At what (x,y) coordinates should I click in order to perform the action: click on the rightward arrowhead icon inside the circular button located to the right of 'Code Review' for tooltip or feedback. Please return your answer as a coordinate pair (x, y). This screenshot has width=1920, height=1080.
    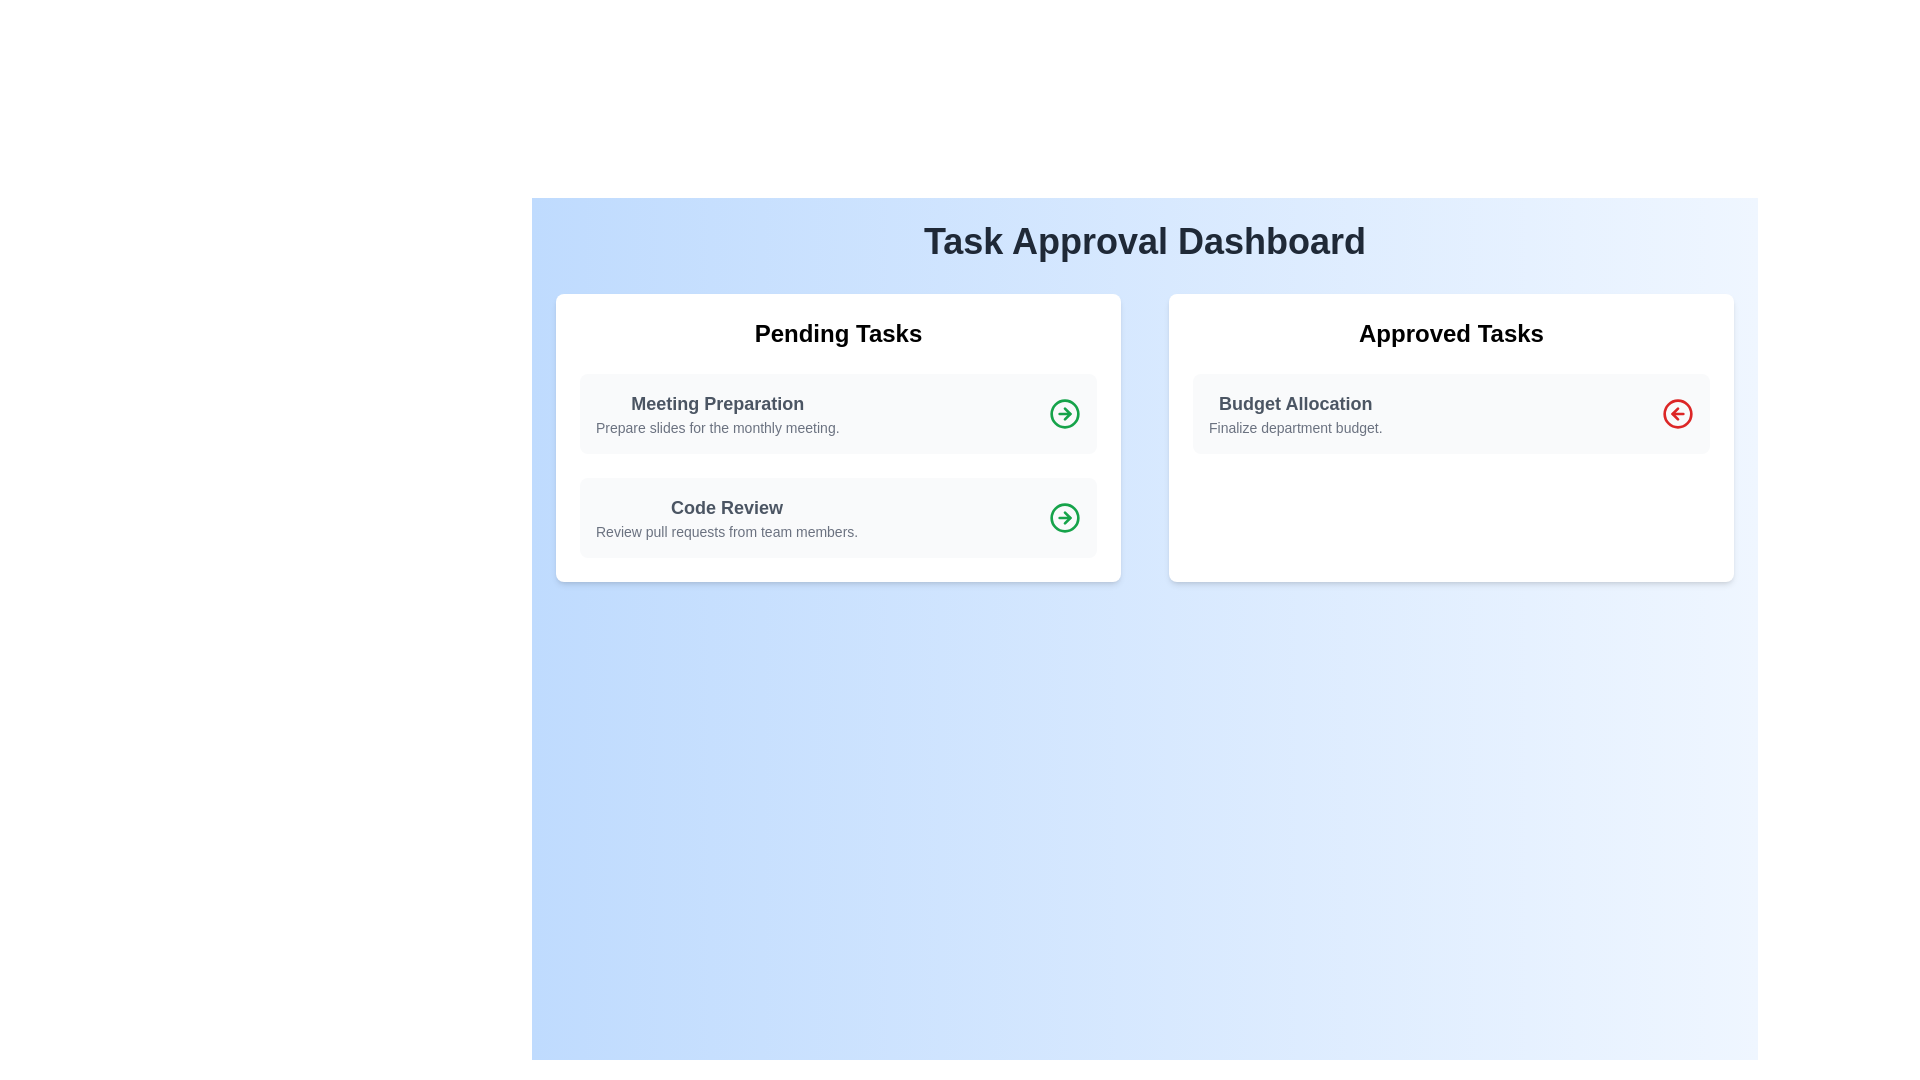
    Looking at the image, I should click on (1066, 412).